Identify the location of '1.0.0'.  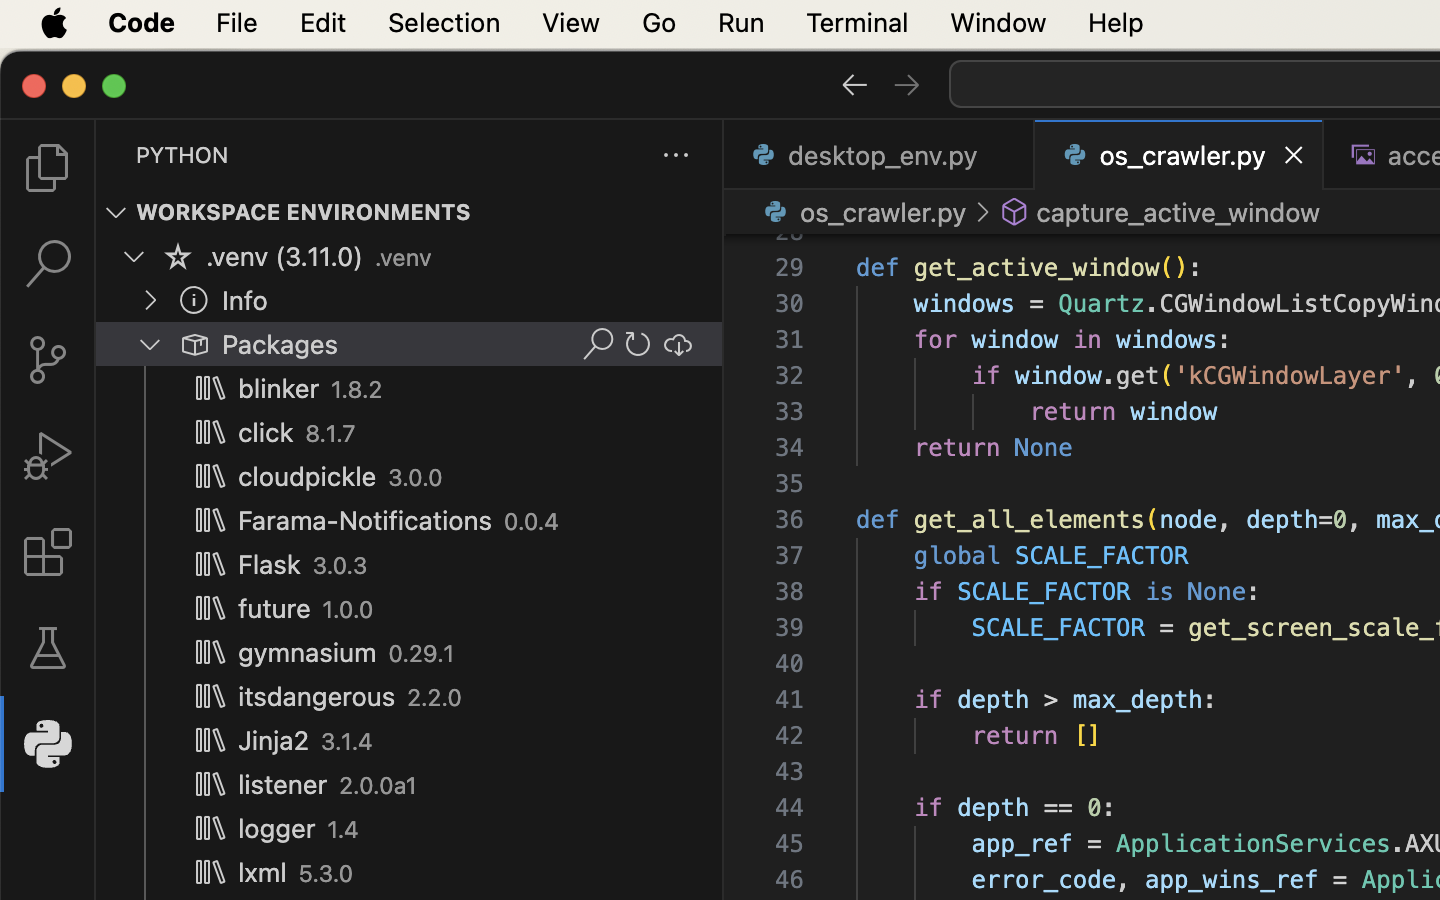
(348, 610).